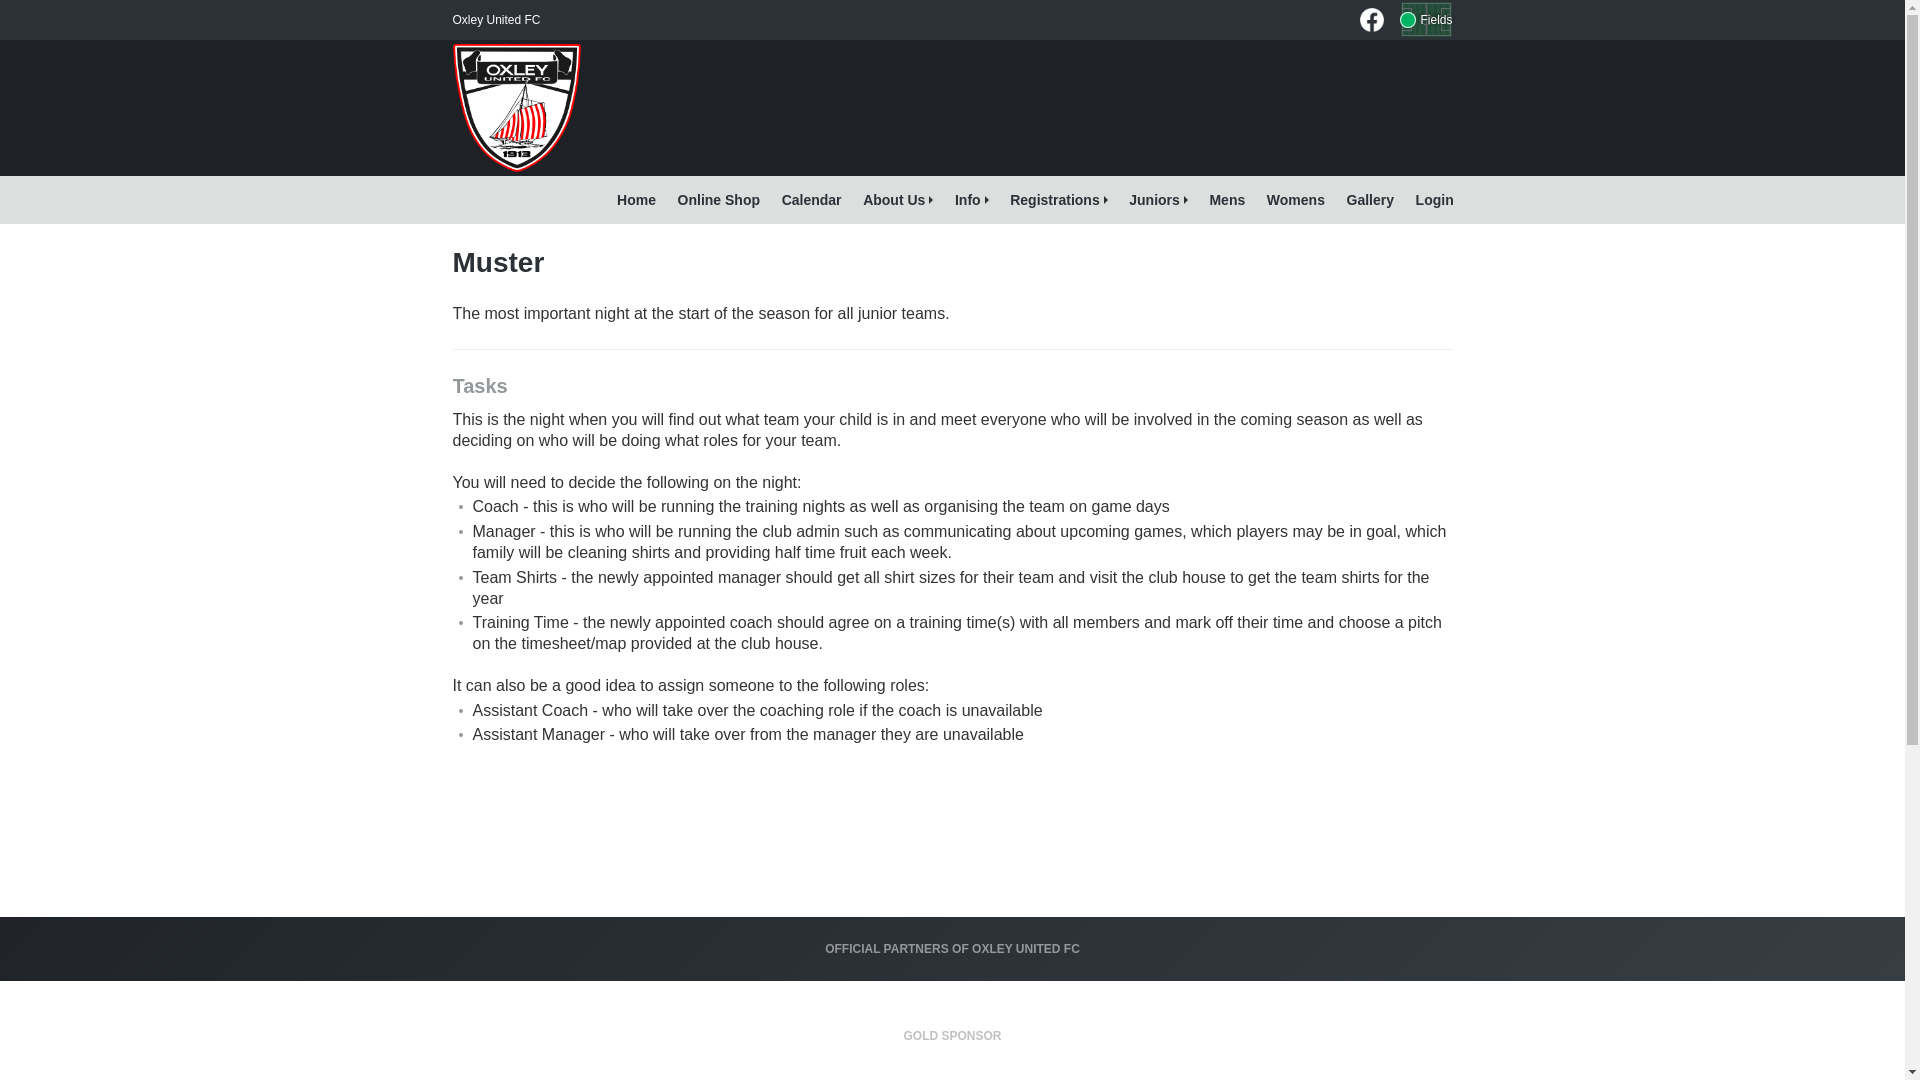 The height and width of the screenshot is (1080, 1920). I want to click on 'Womens', so click(1296, 200).